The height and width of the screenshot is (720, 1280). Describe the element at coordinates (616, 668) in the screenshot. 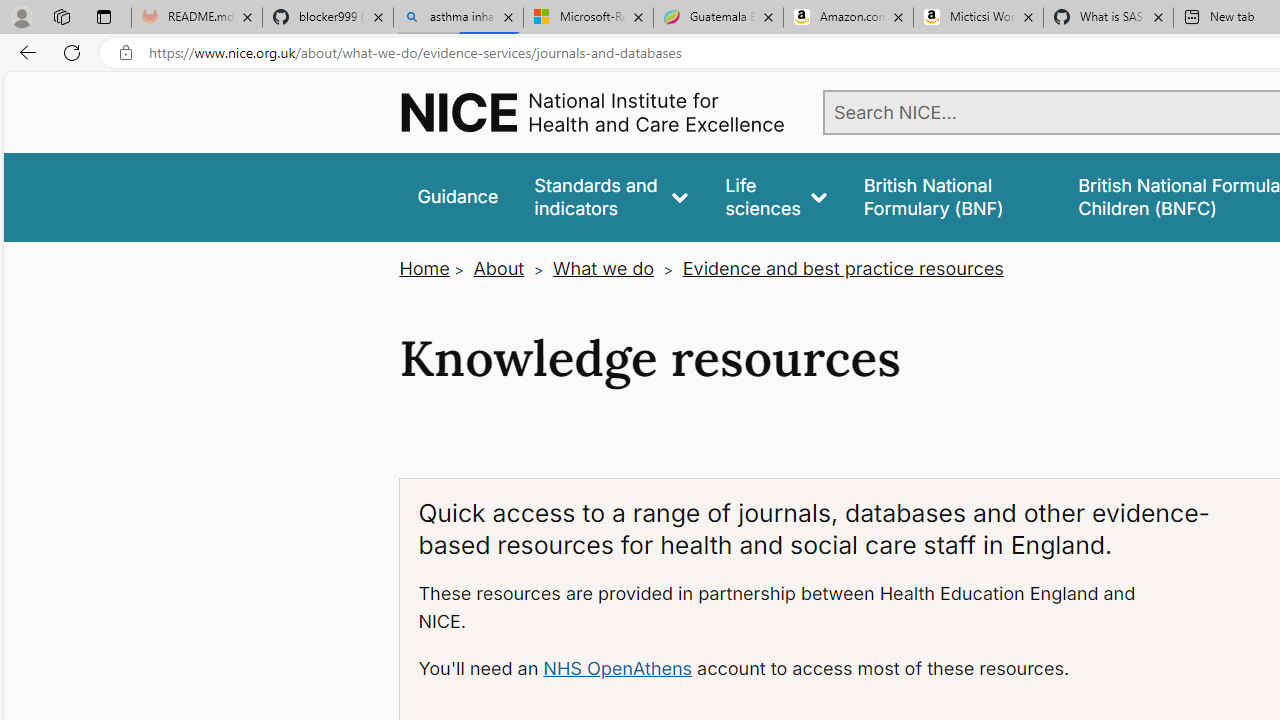

I see `'NHS OpenAthens'` at that location.